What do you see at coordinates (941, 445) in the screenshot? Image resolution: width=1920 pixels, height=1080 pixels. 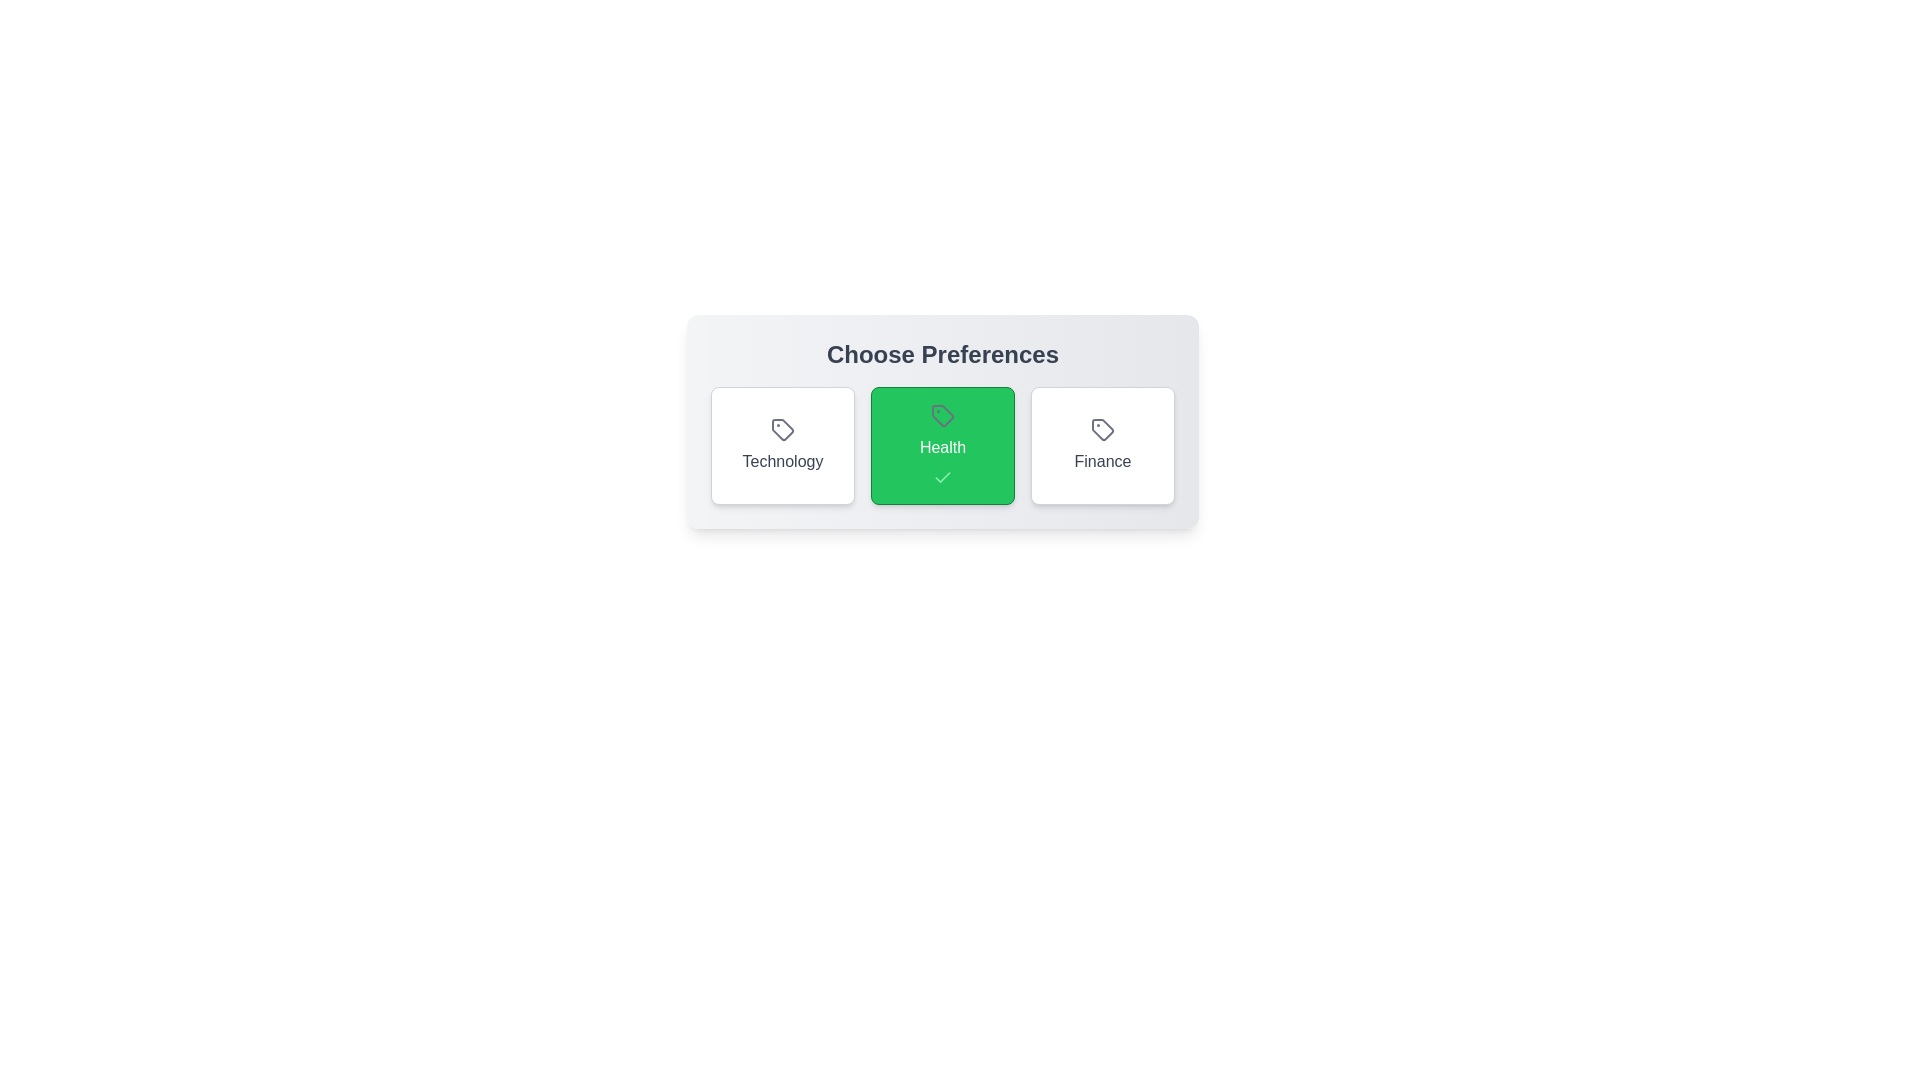 I see `the preference button labeled Health` at bounding box center [941, 445].